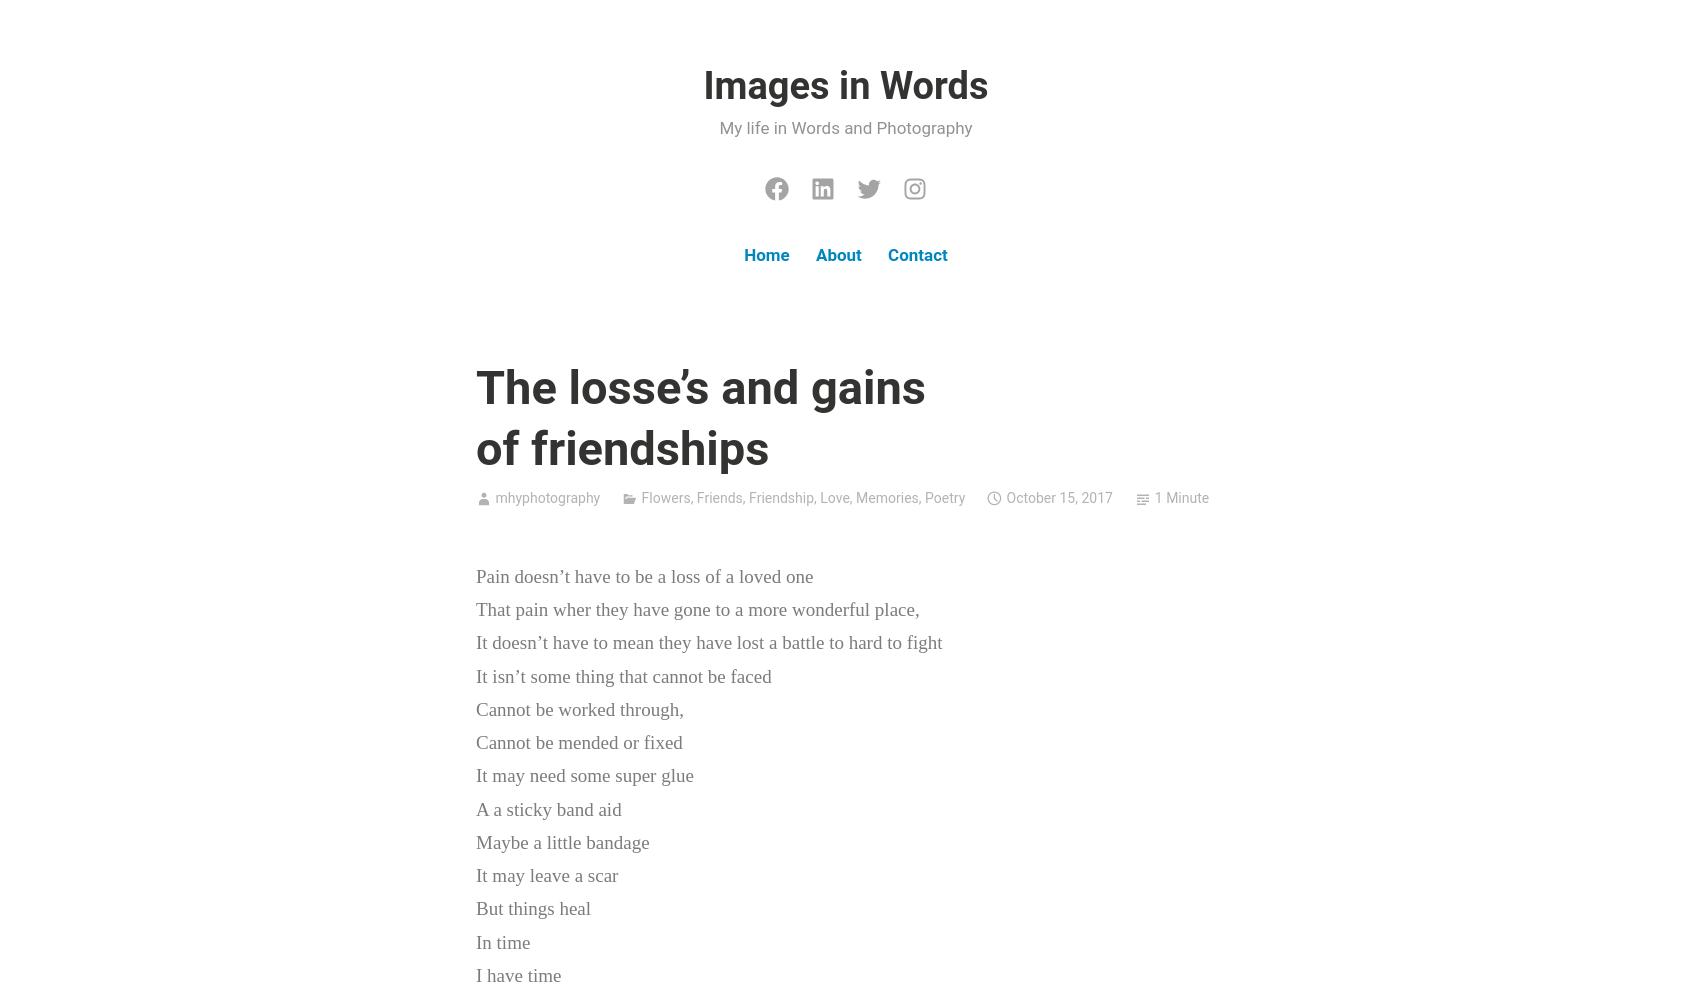  I want to click on 'It may need some super glue', so click(583, 775).